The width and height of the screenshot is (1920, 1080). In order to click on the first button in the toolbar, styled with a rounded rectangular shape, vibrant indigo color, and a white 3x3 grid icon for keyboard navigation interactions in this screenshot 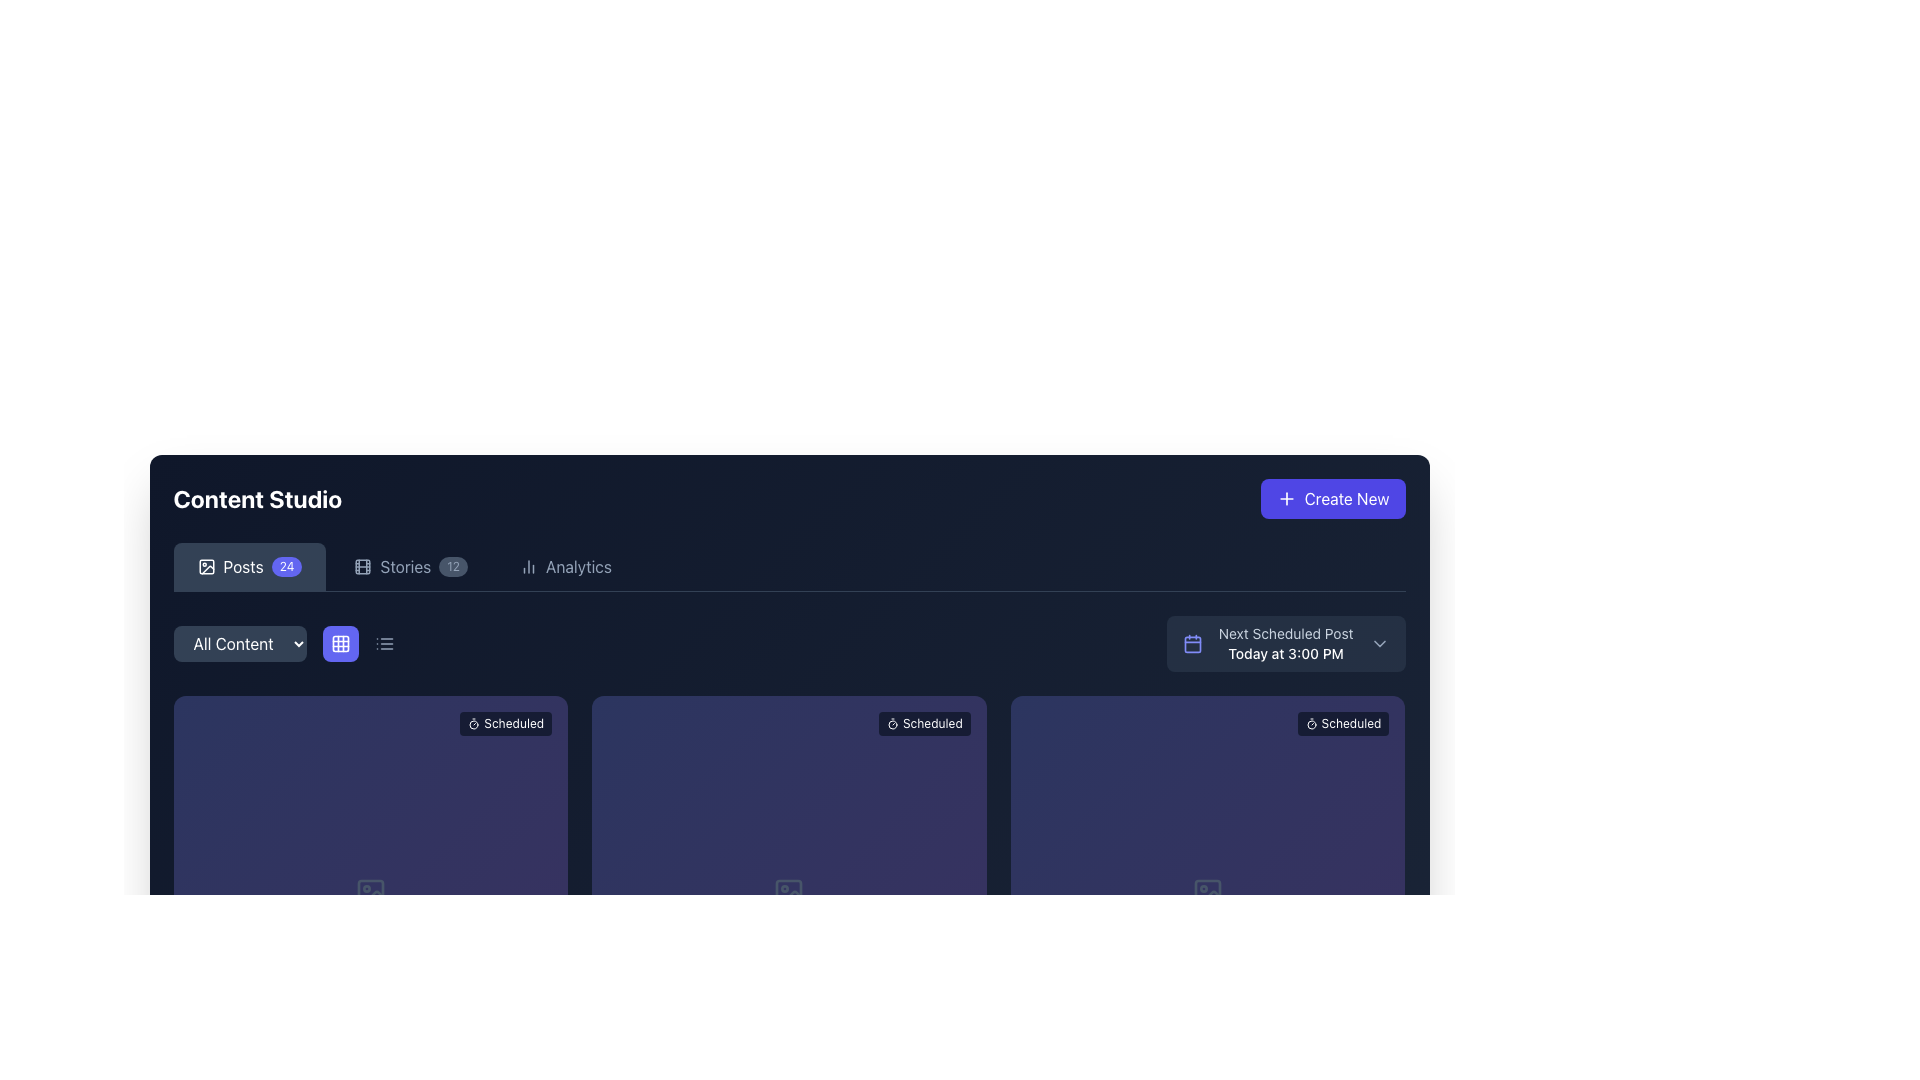, I will do `click(340, 644)`.